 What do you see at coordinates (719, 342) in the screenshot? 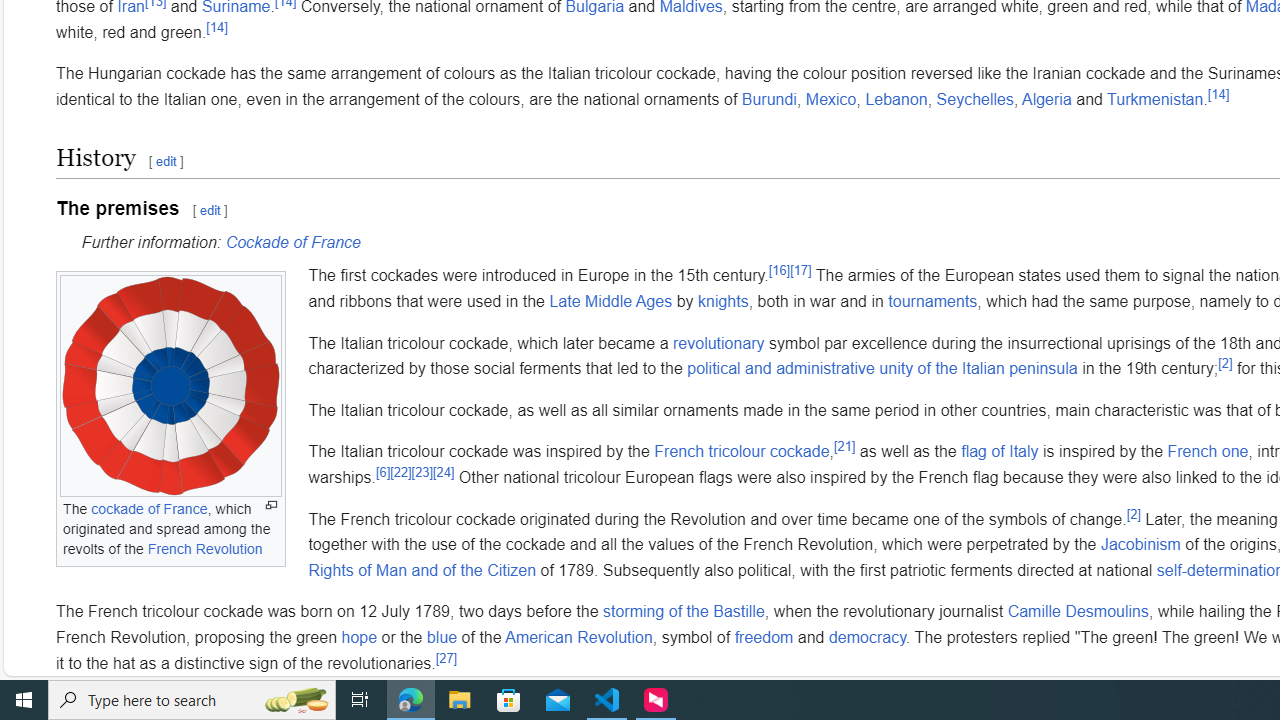
I see `'revolutionary'` at bounding box center [719, 342].